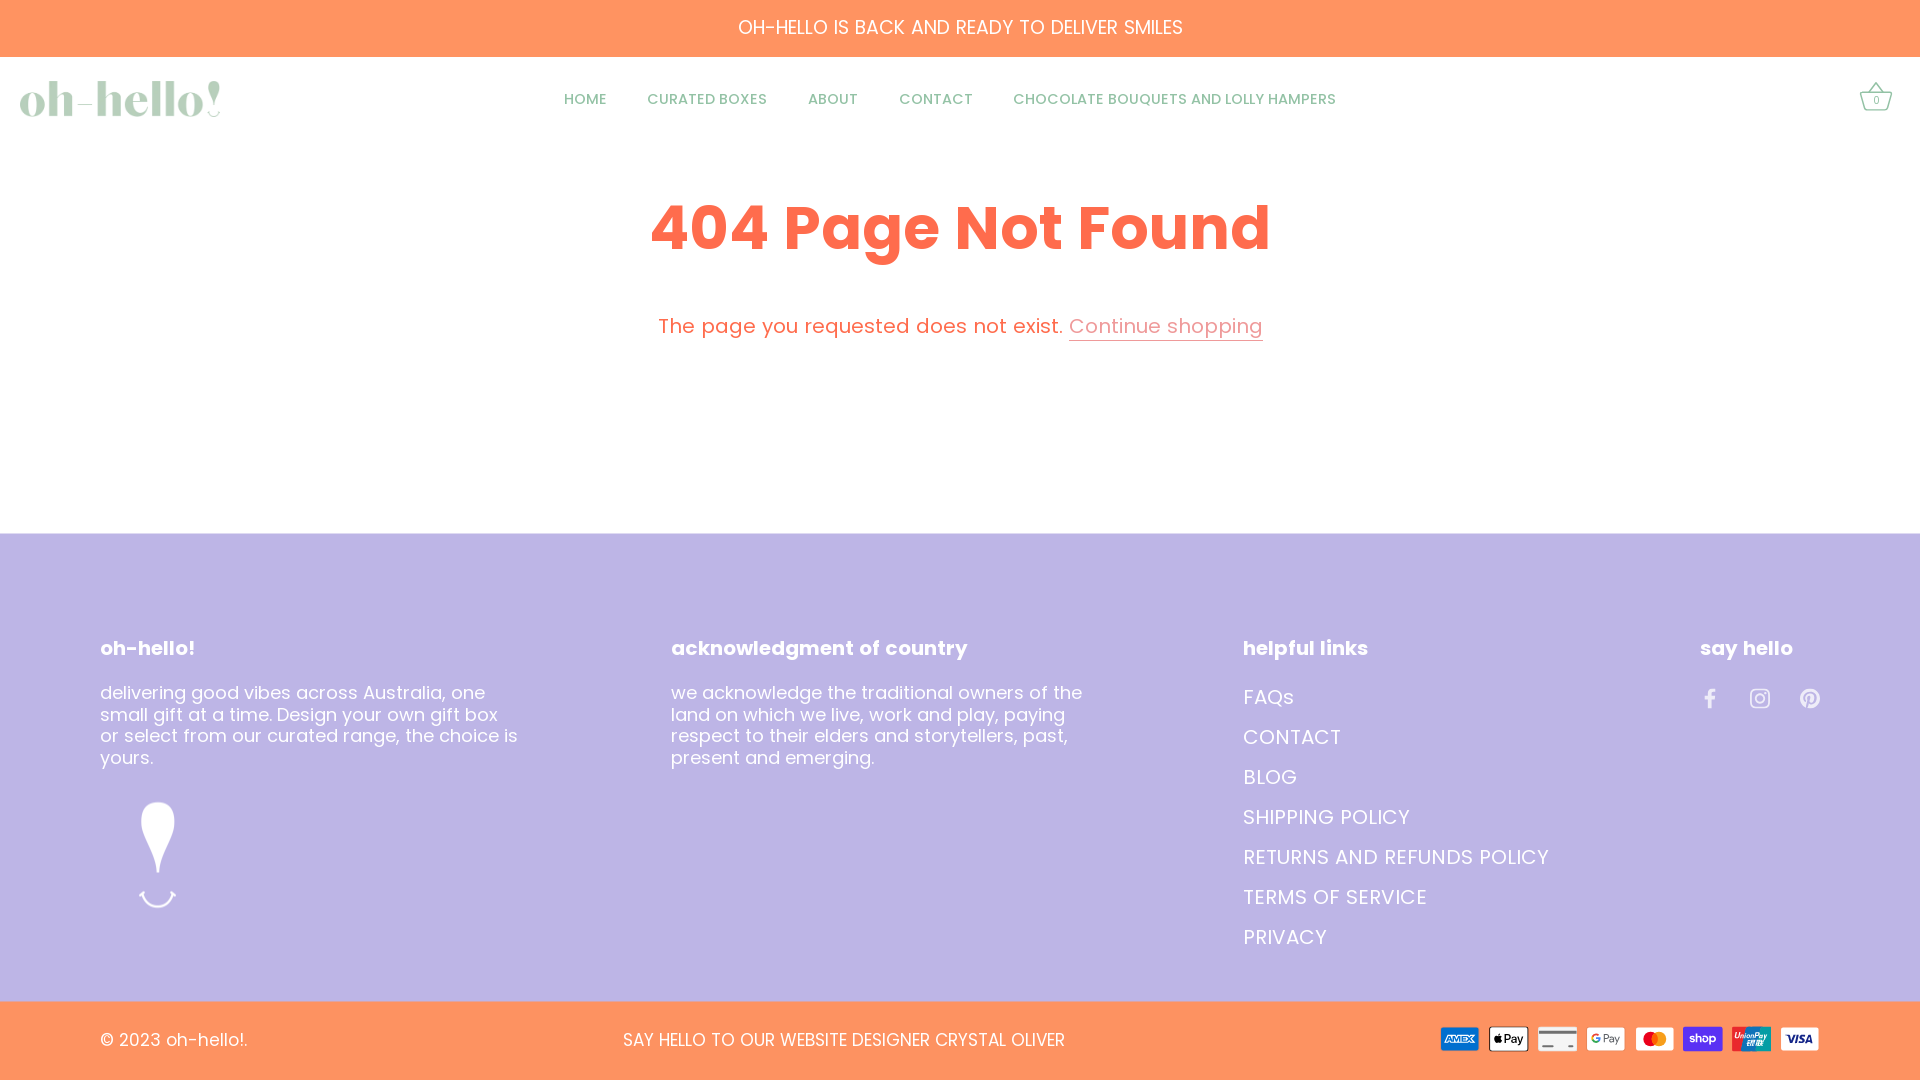  Describe the element at coordinates (1326, 816) in the screenshot. I see `'SHIPPING POLICY'` at that location.